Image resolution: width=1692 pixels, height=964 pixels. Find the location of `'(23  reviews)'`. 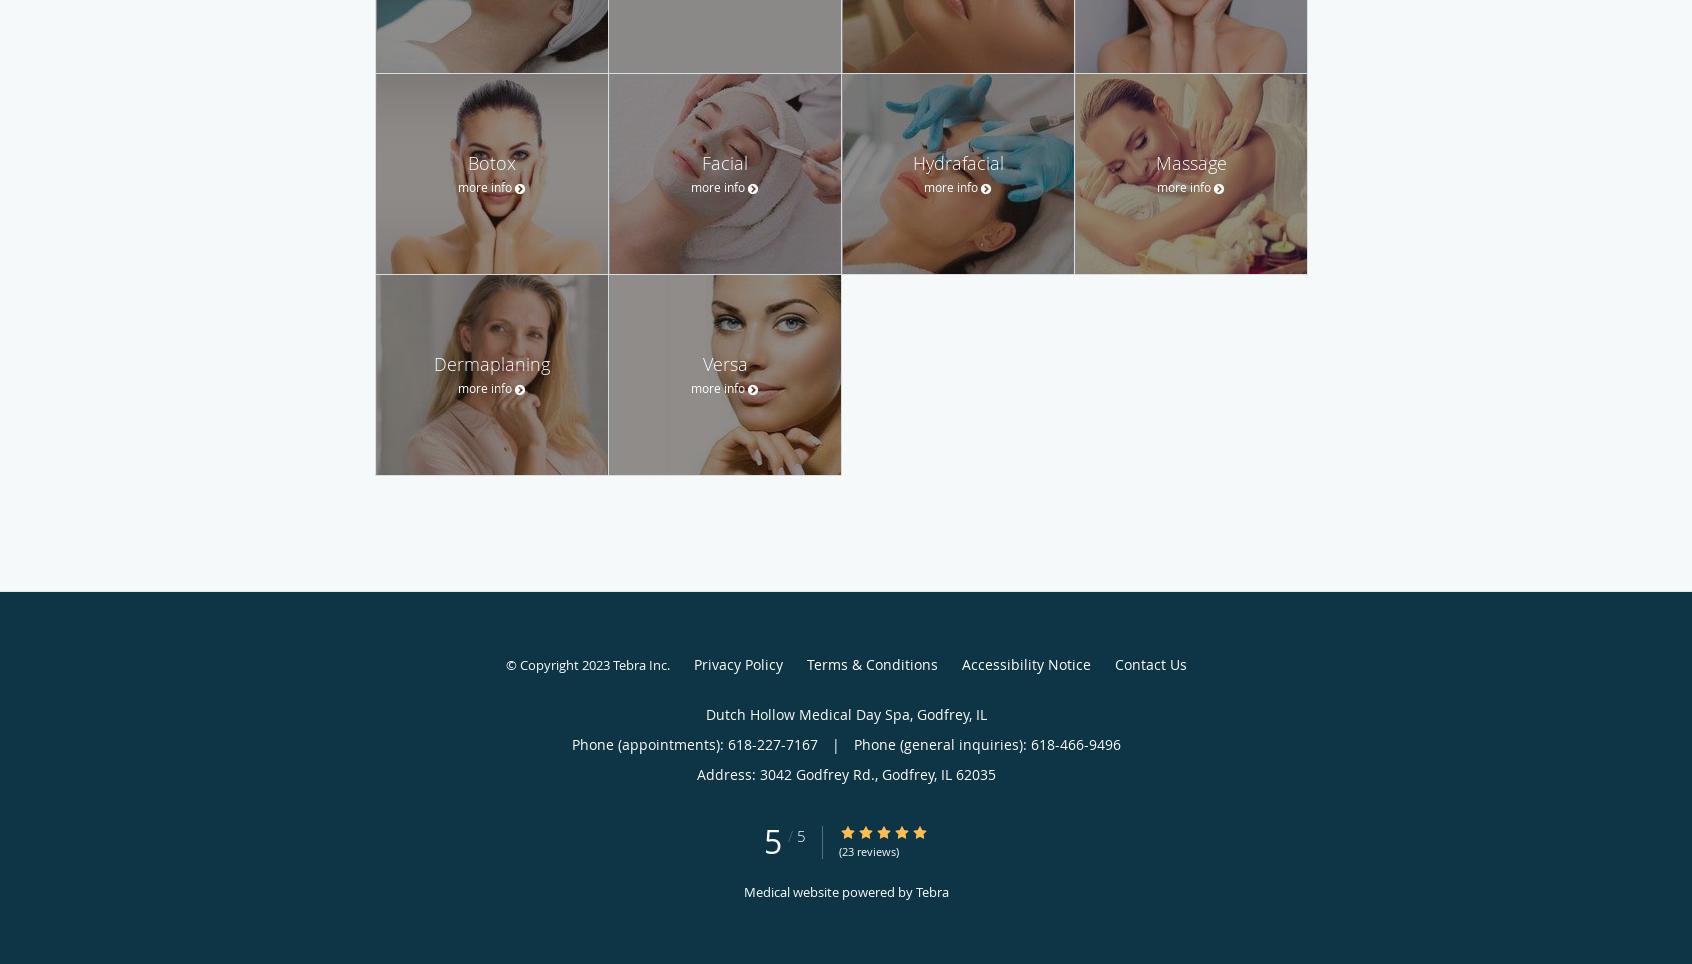

'(23  reviews)' is located at coordinates (866, 851).